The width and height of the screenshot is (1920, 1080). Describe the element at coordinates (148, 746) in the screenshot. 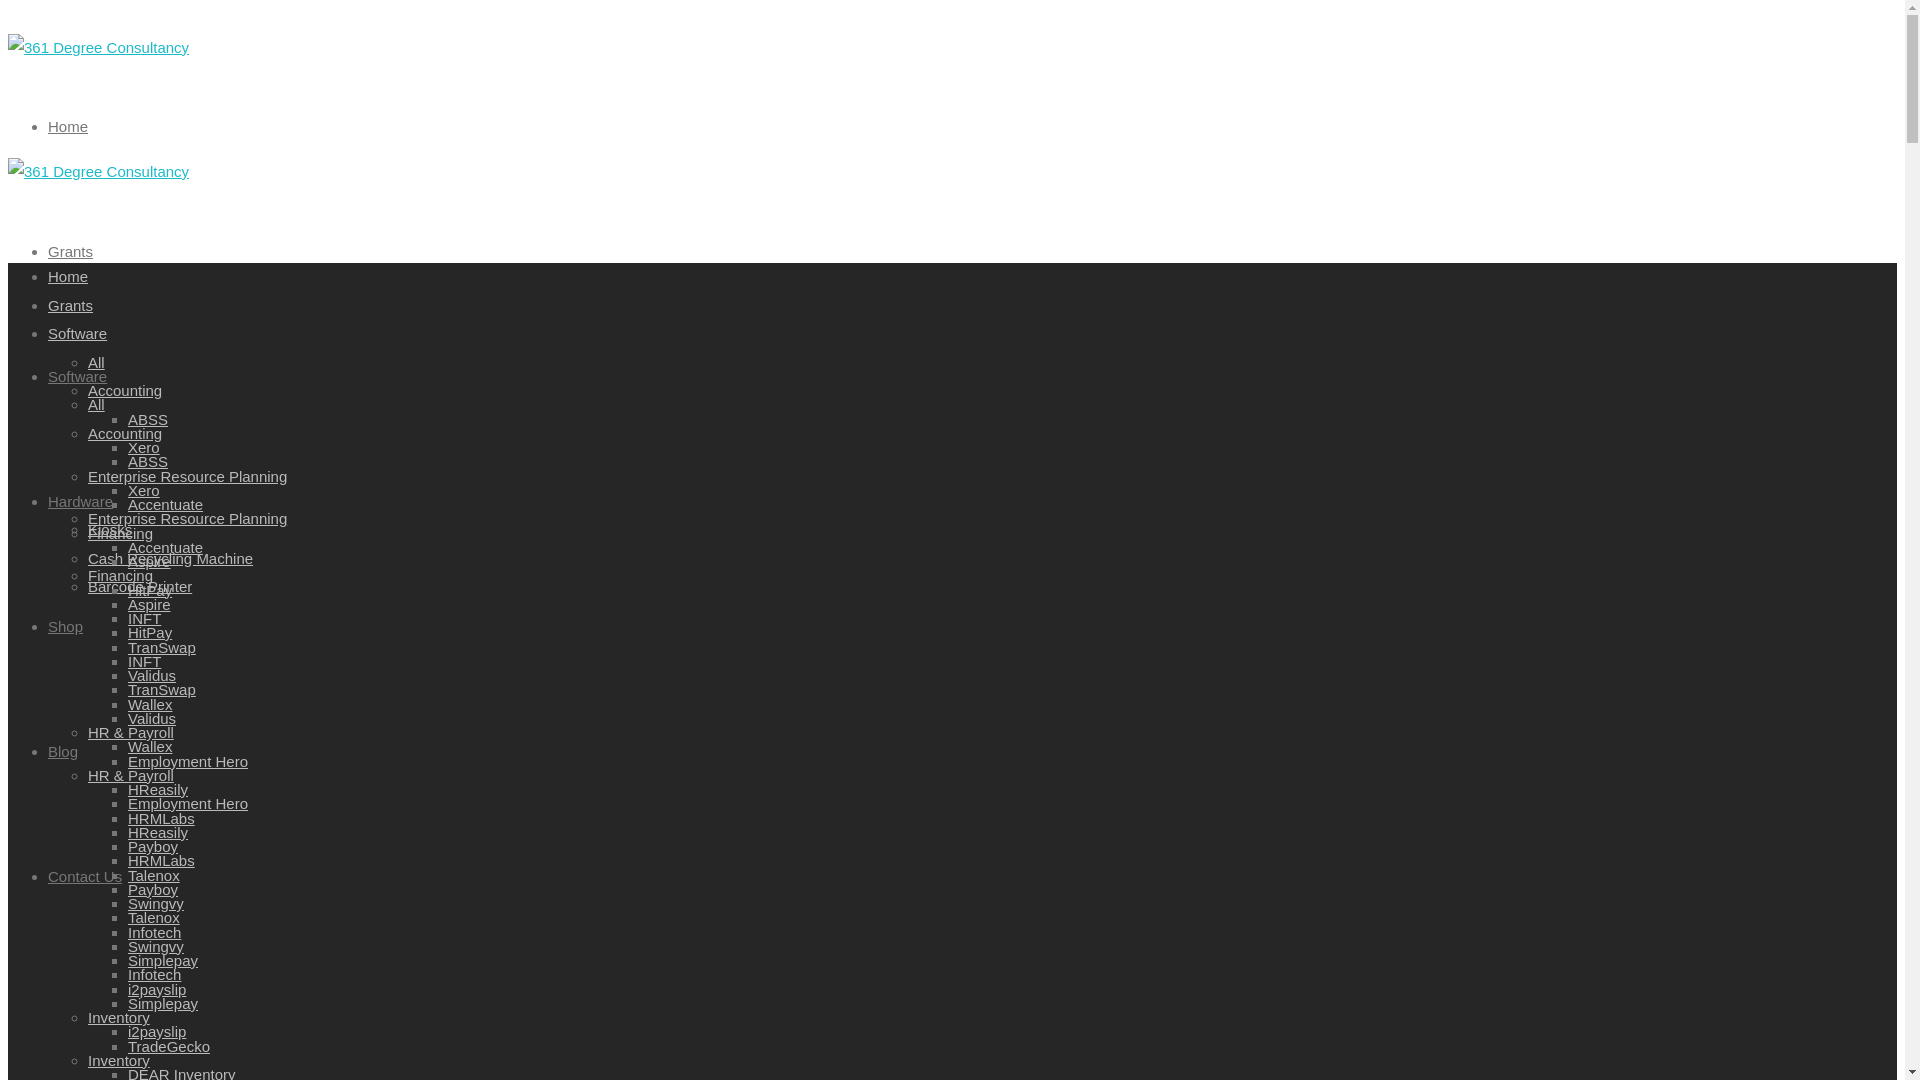

I see `'Wallex'` at that location.